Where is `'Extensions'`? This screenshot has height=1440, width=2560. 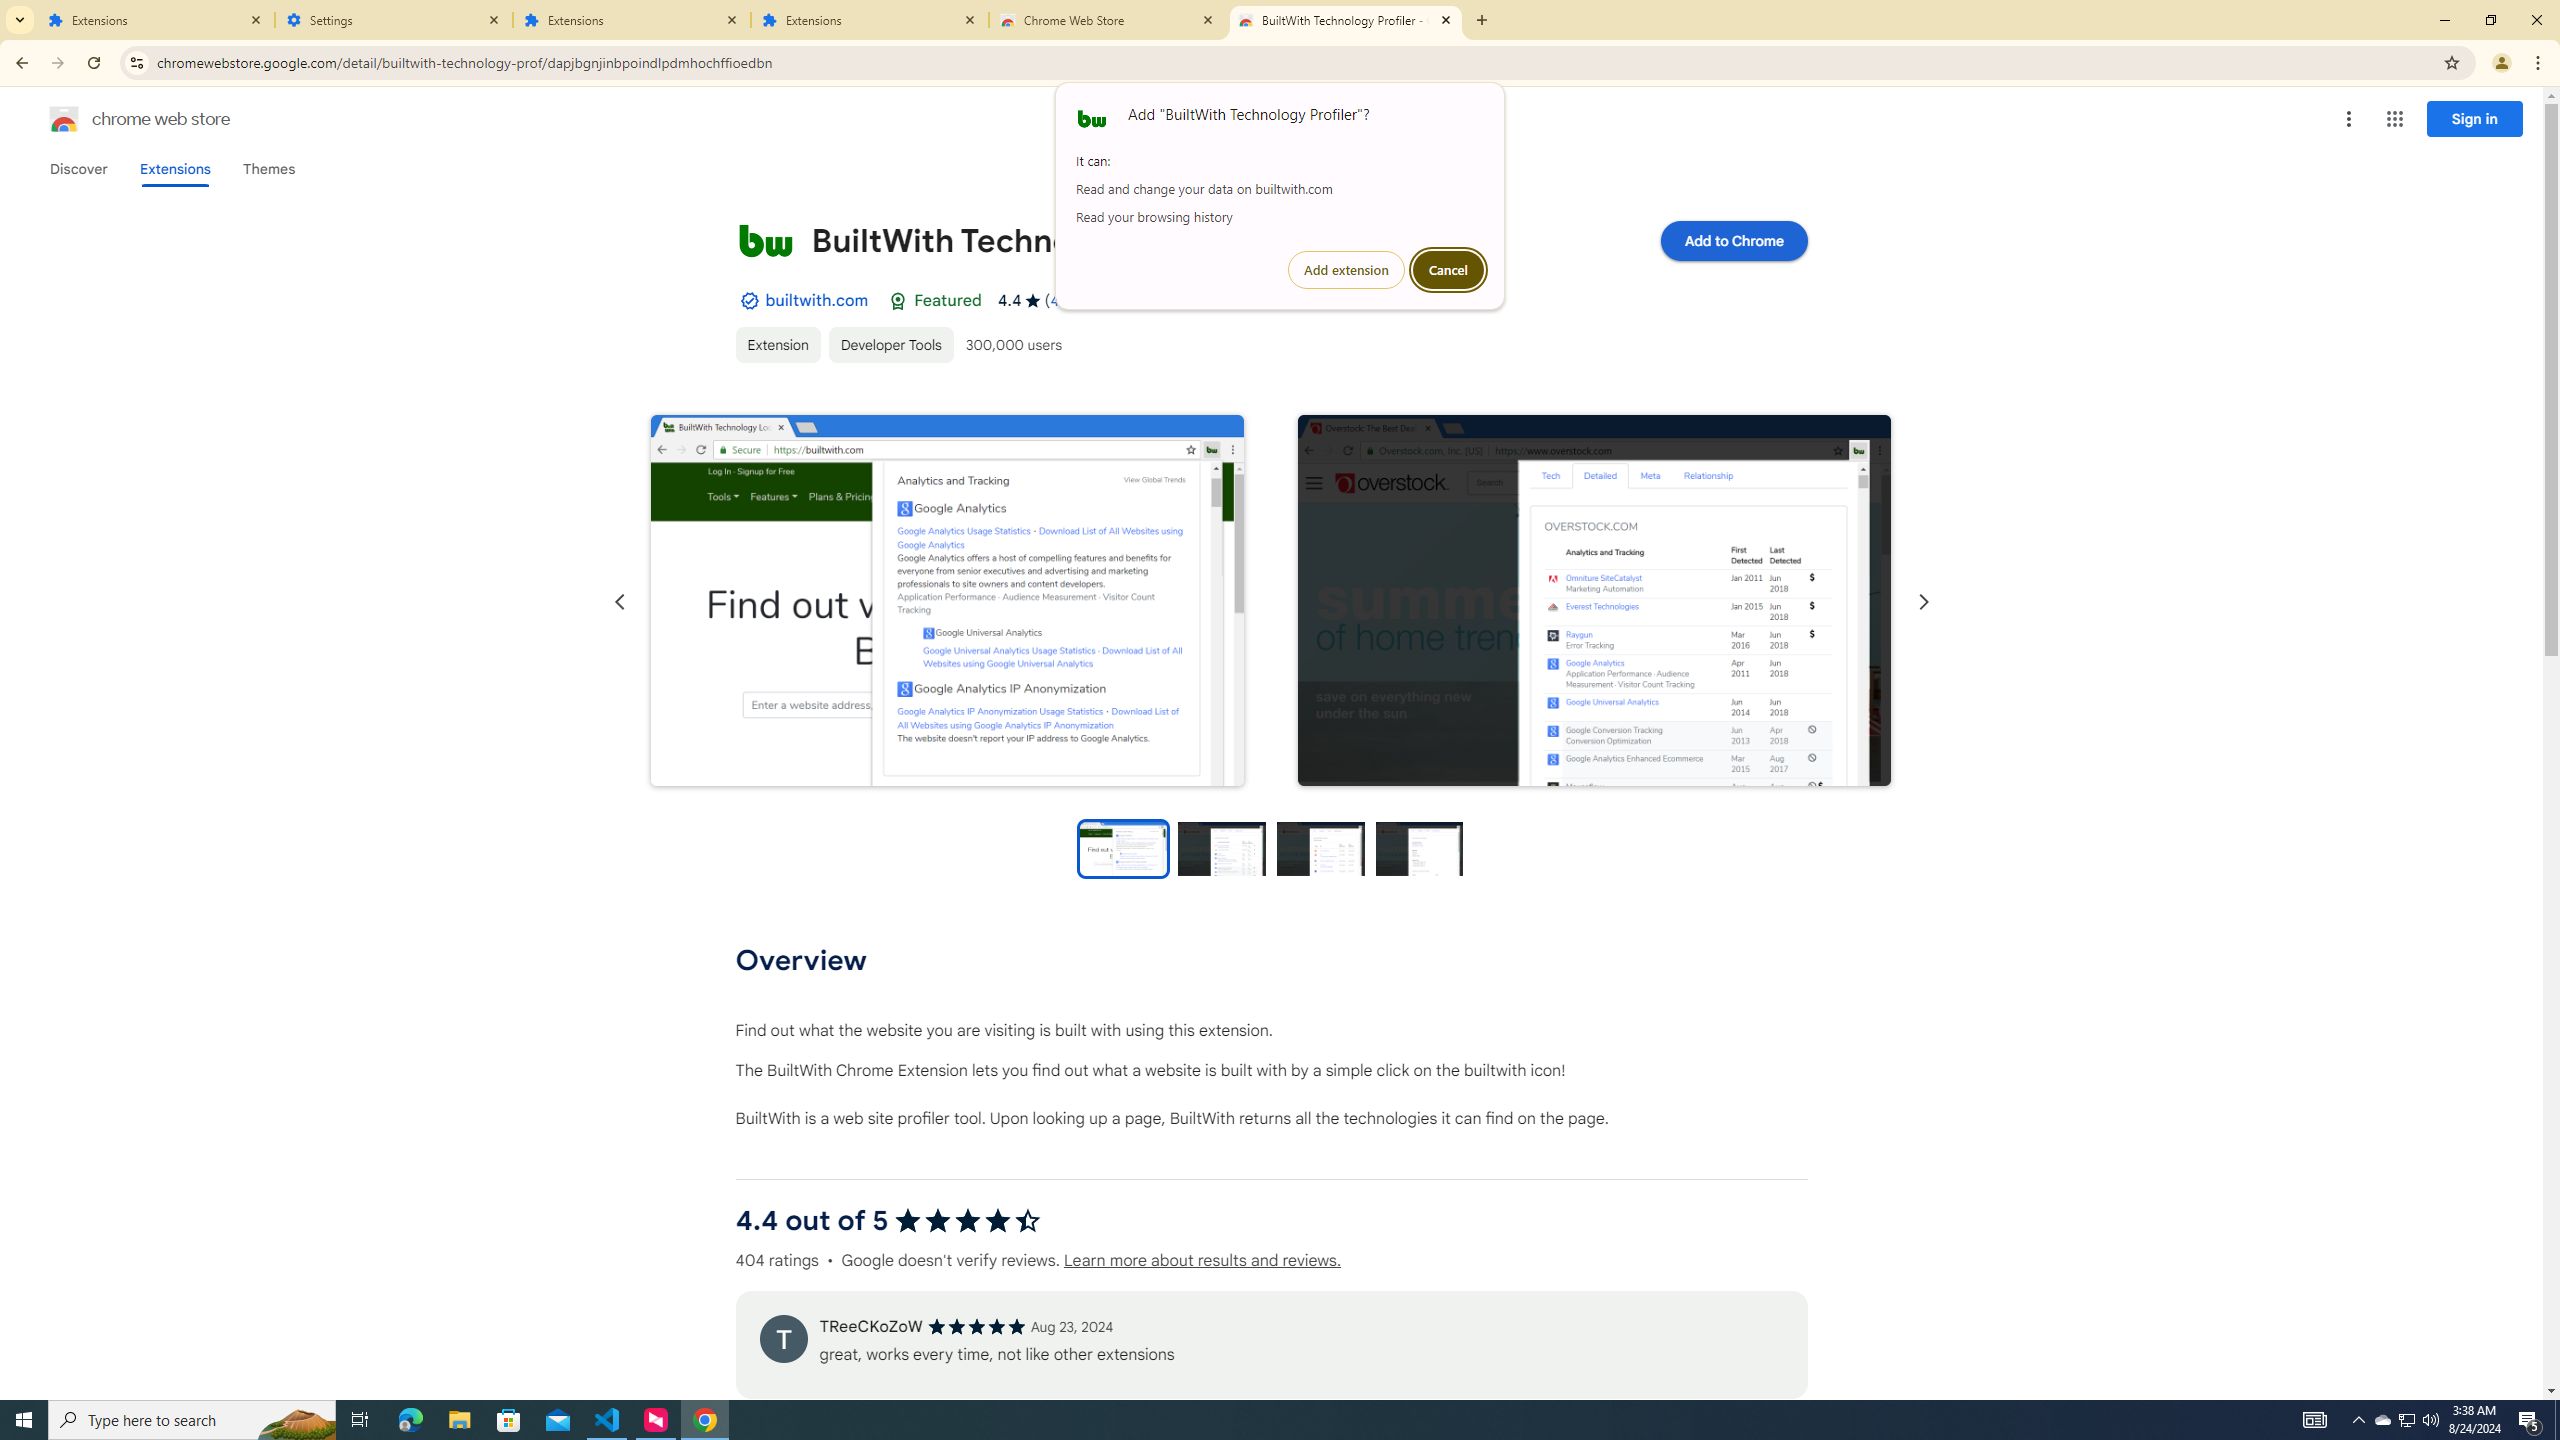
'Extensions' is located at coordinates (155, 19).